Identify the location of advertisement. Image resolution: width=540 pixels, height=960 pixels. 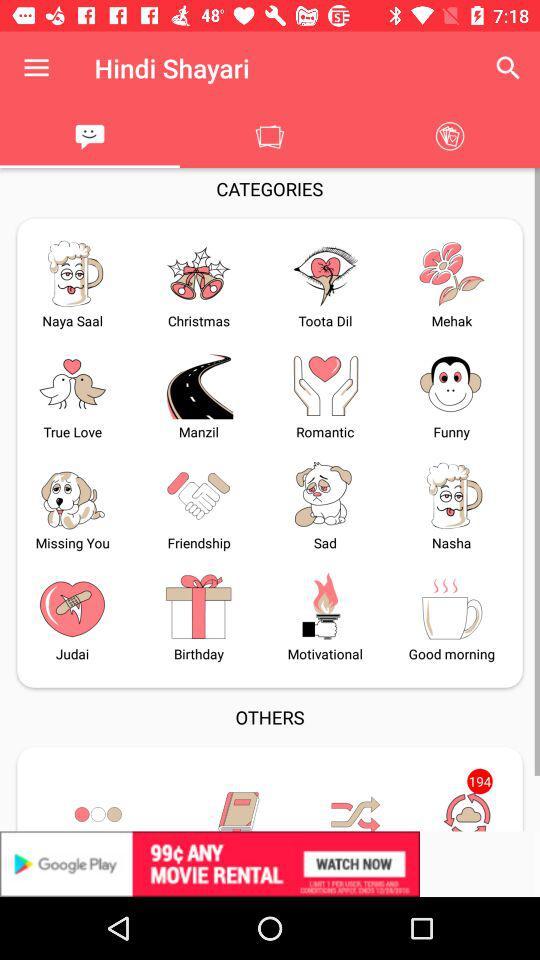
(270, 863).